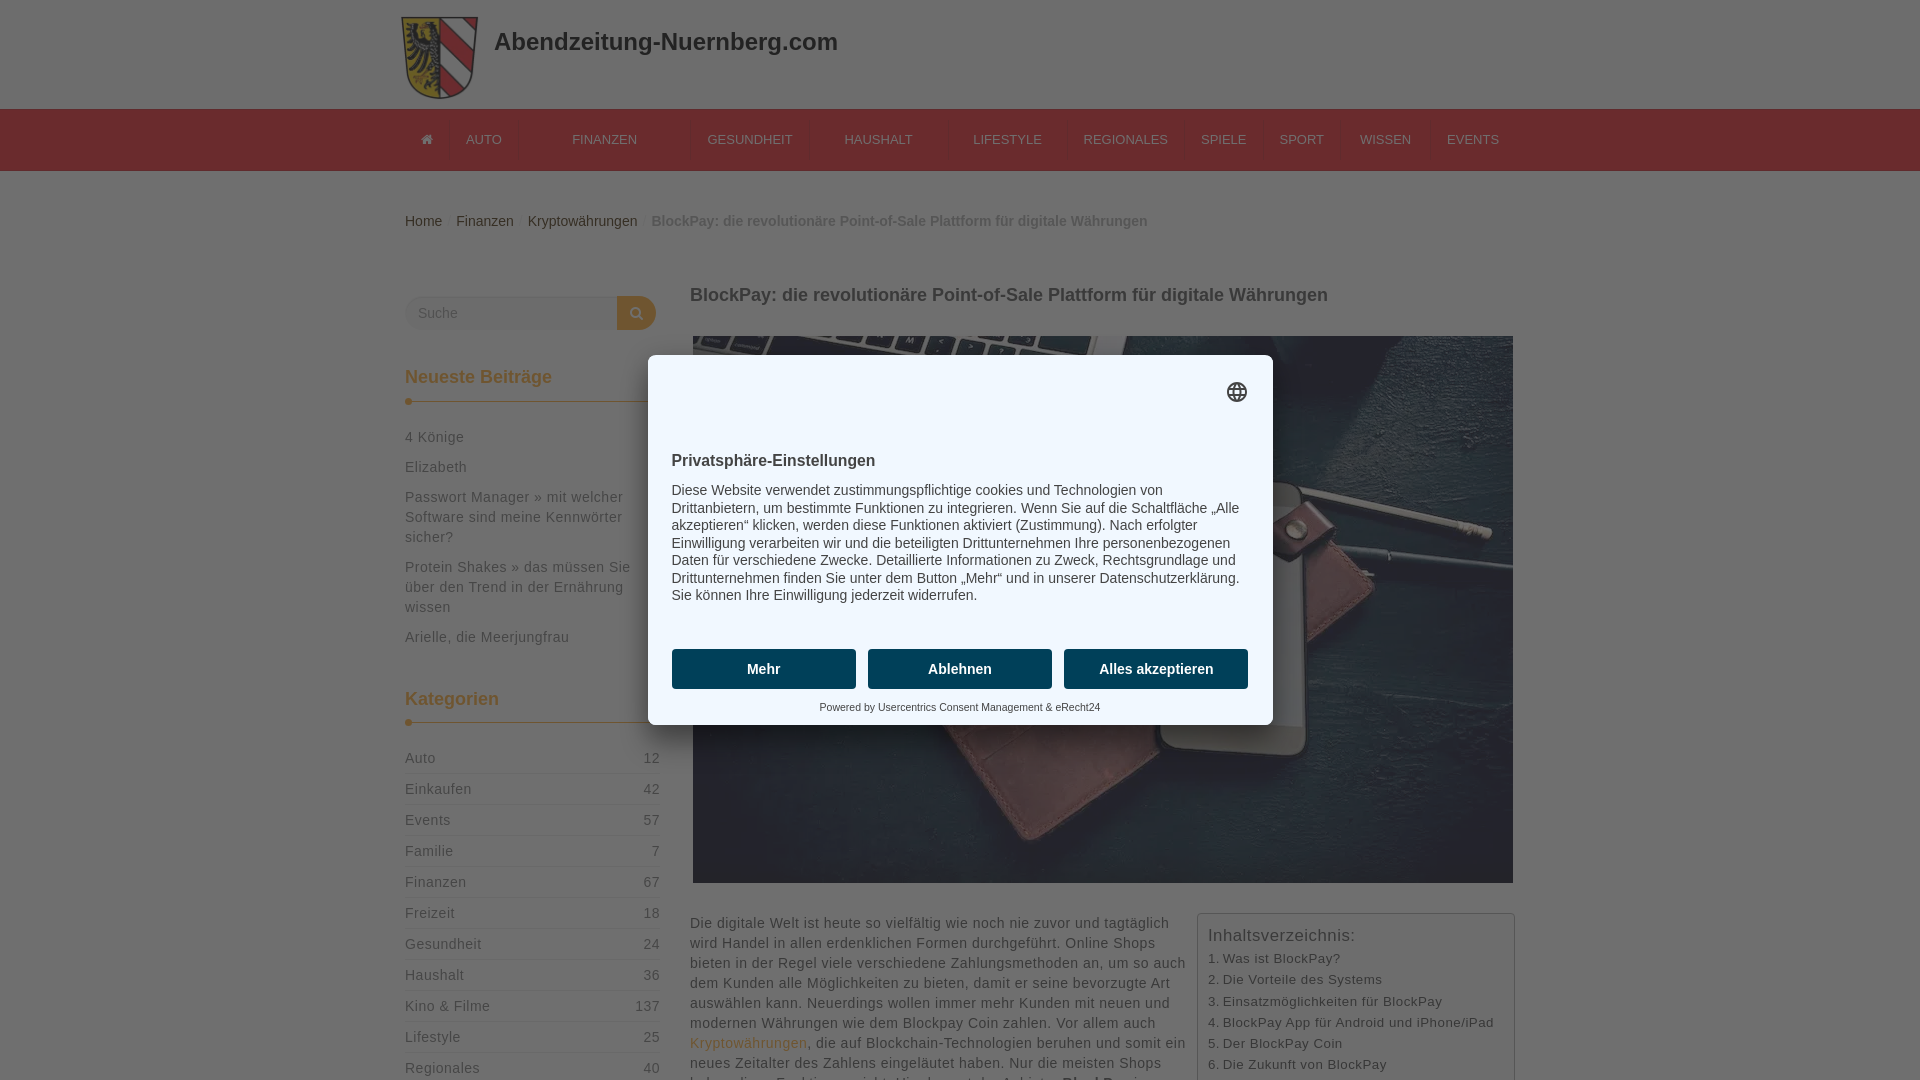 This screenshot has height=1080, width=1920. What do you see at coordinates (477, 220) in the screenshot?
I see `'Finanzen'` at bounding box center [477, 220].